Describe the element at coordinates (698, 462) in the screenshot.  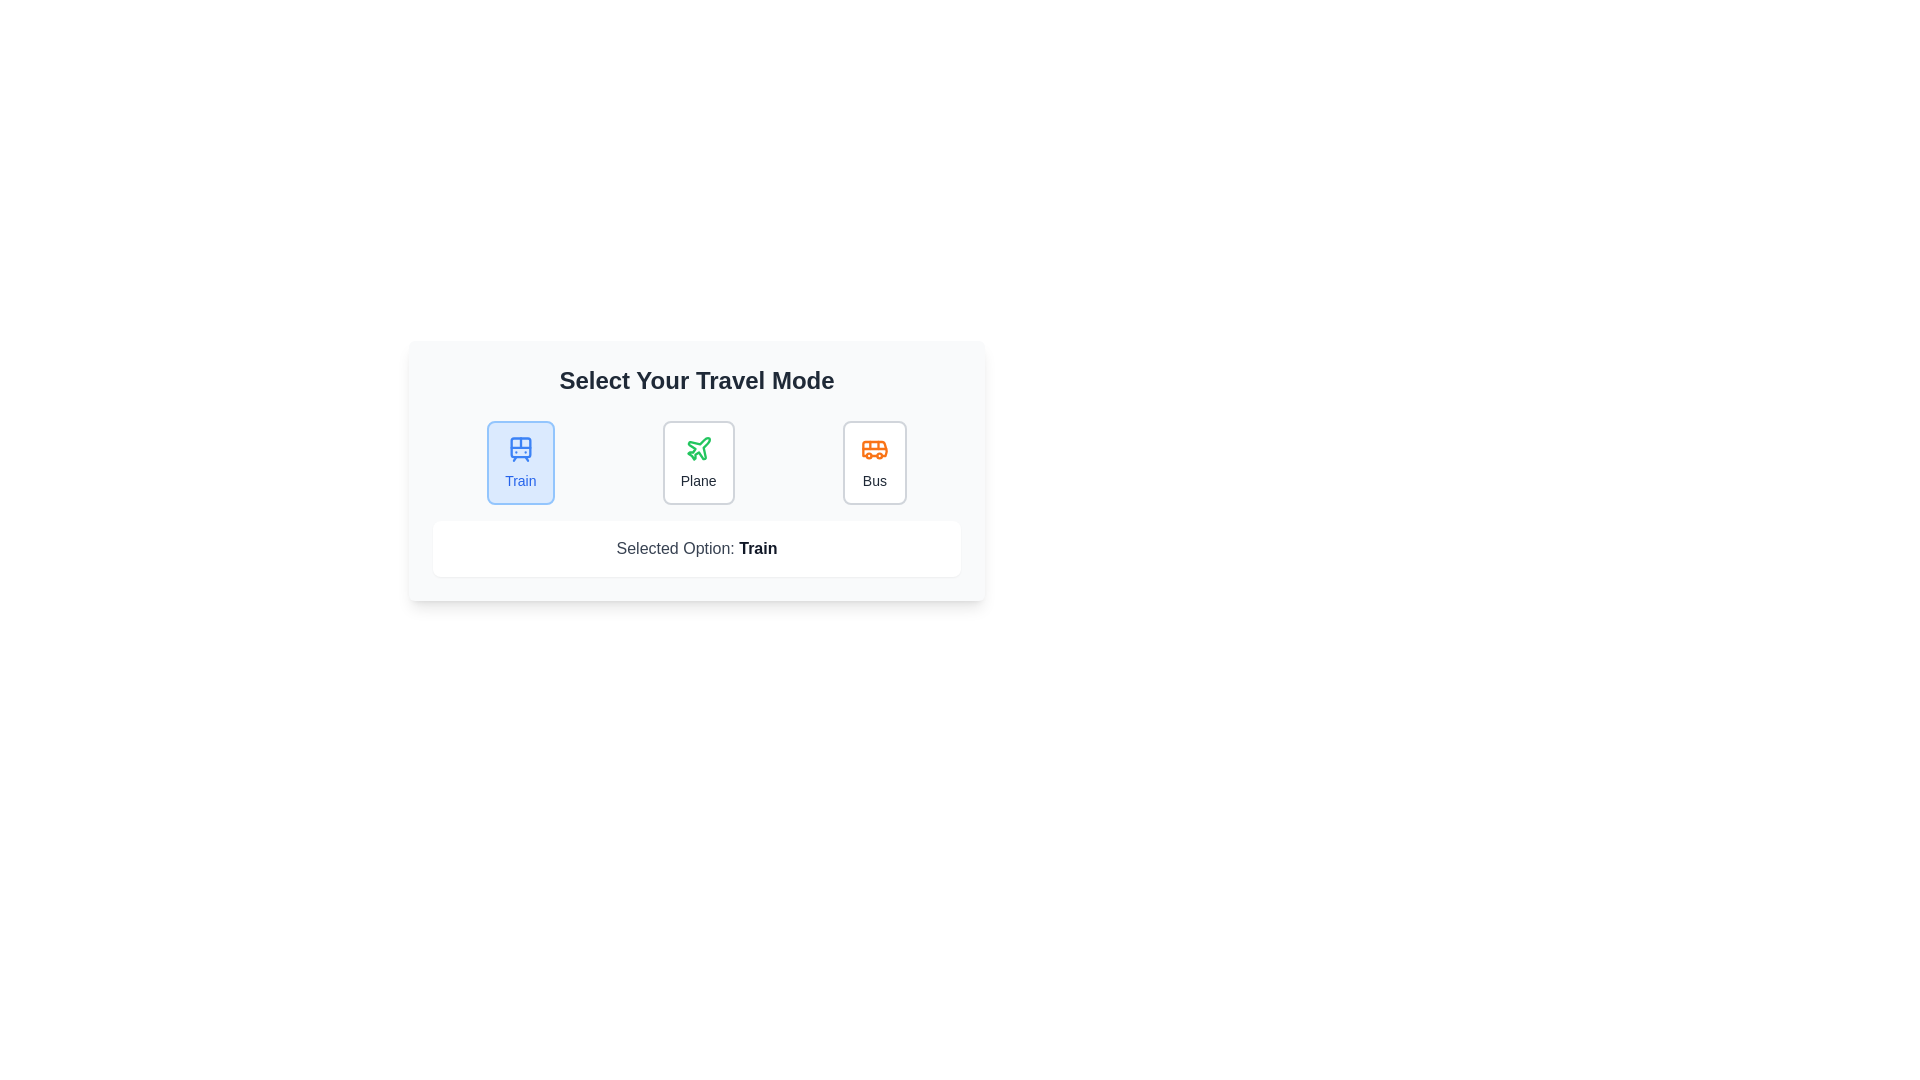
I see `the 'Plane' travel mode option button` at that location.